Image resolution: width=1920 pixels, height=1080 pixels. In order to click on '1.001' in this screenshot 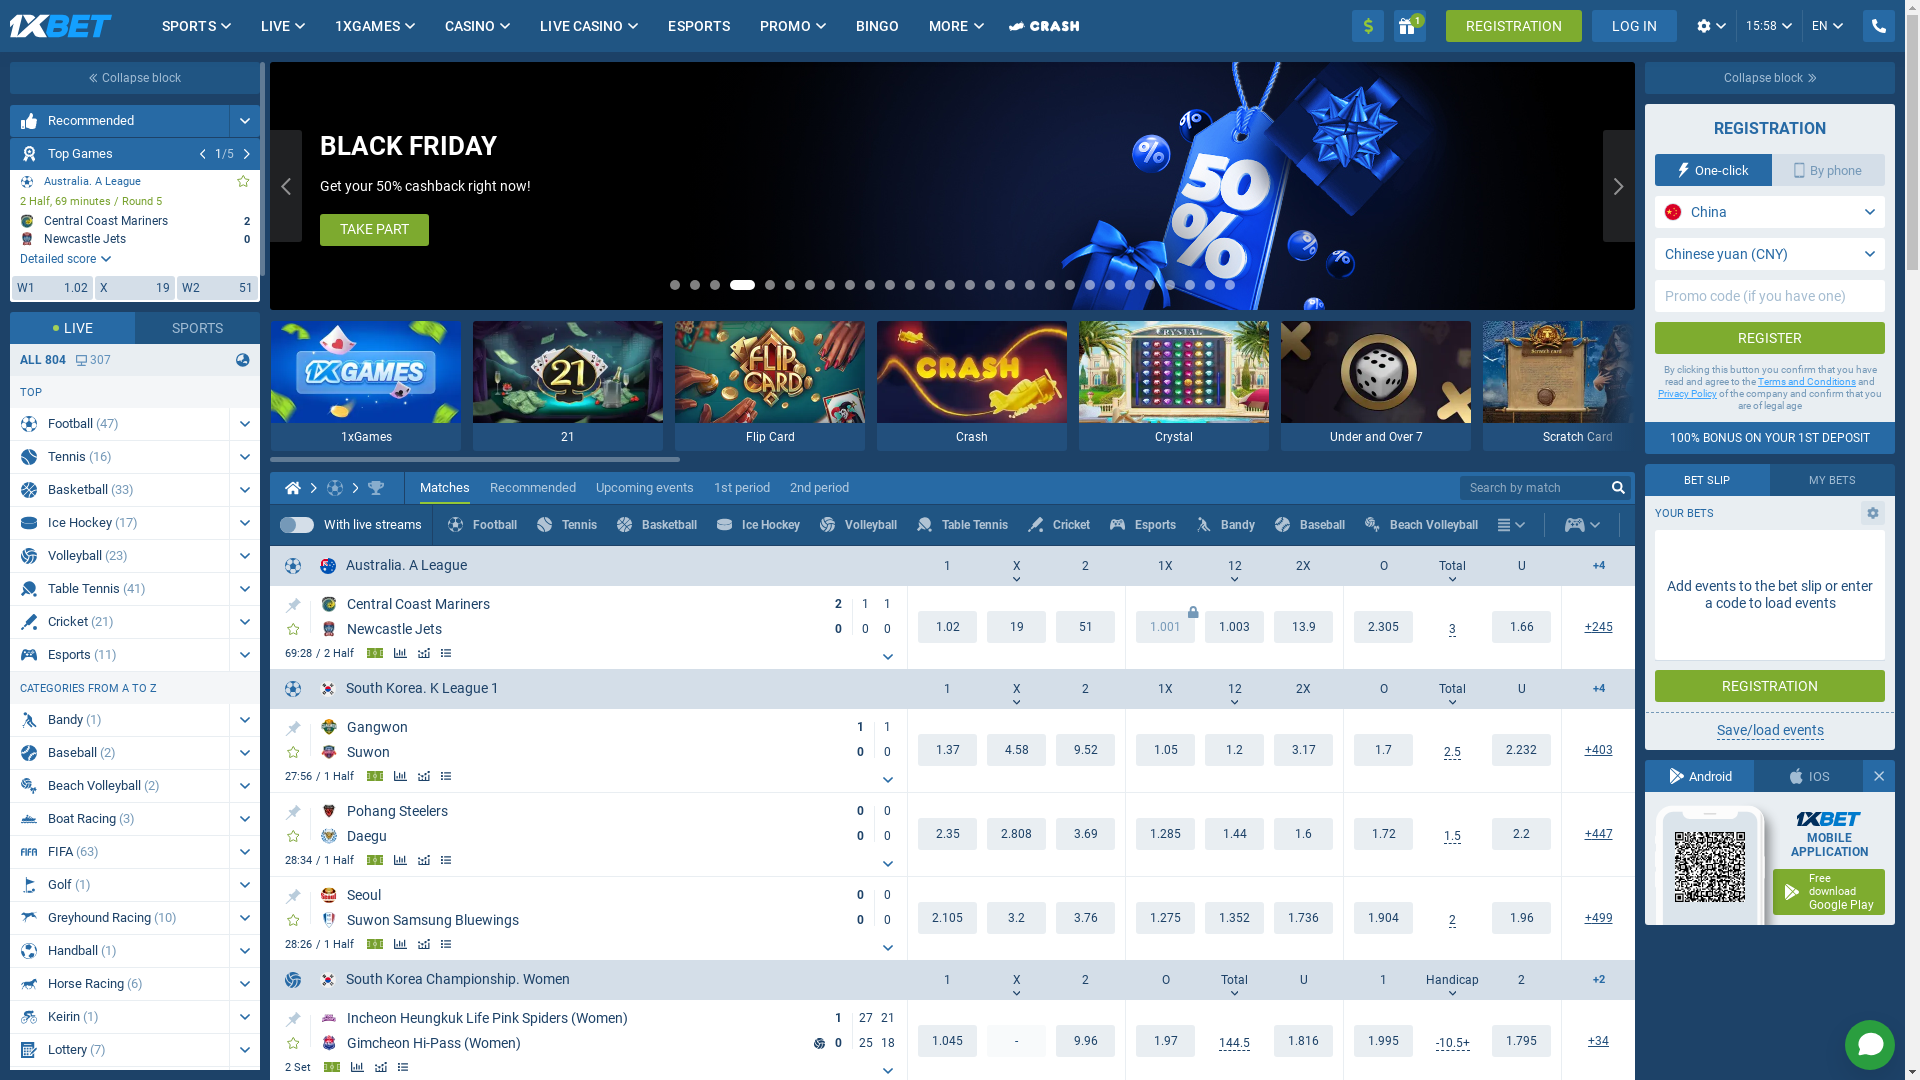, I will do `click(1136, 626)`.